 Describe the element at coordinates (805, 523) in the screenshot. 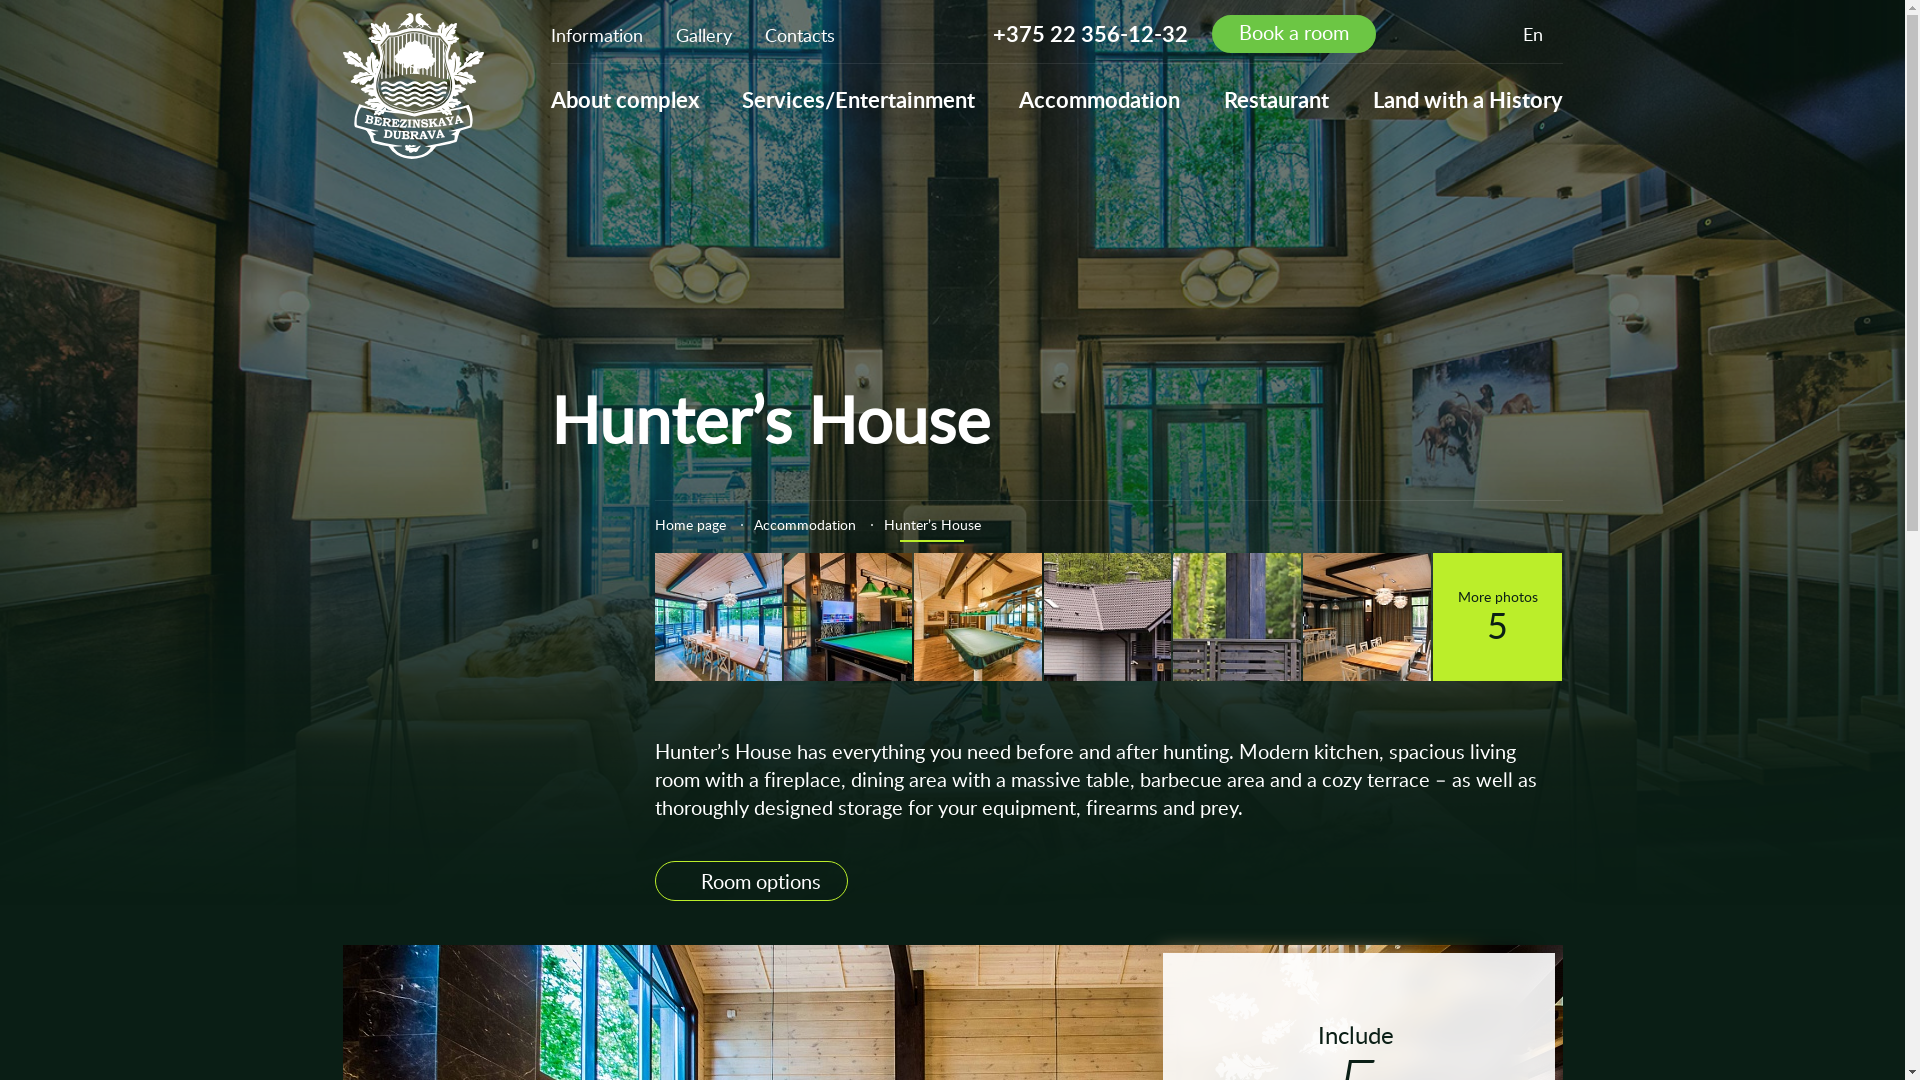

I see `'Accommodation'` at that location.